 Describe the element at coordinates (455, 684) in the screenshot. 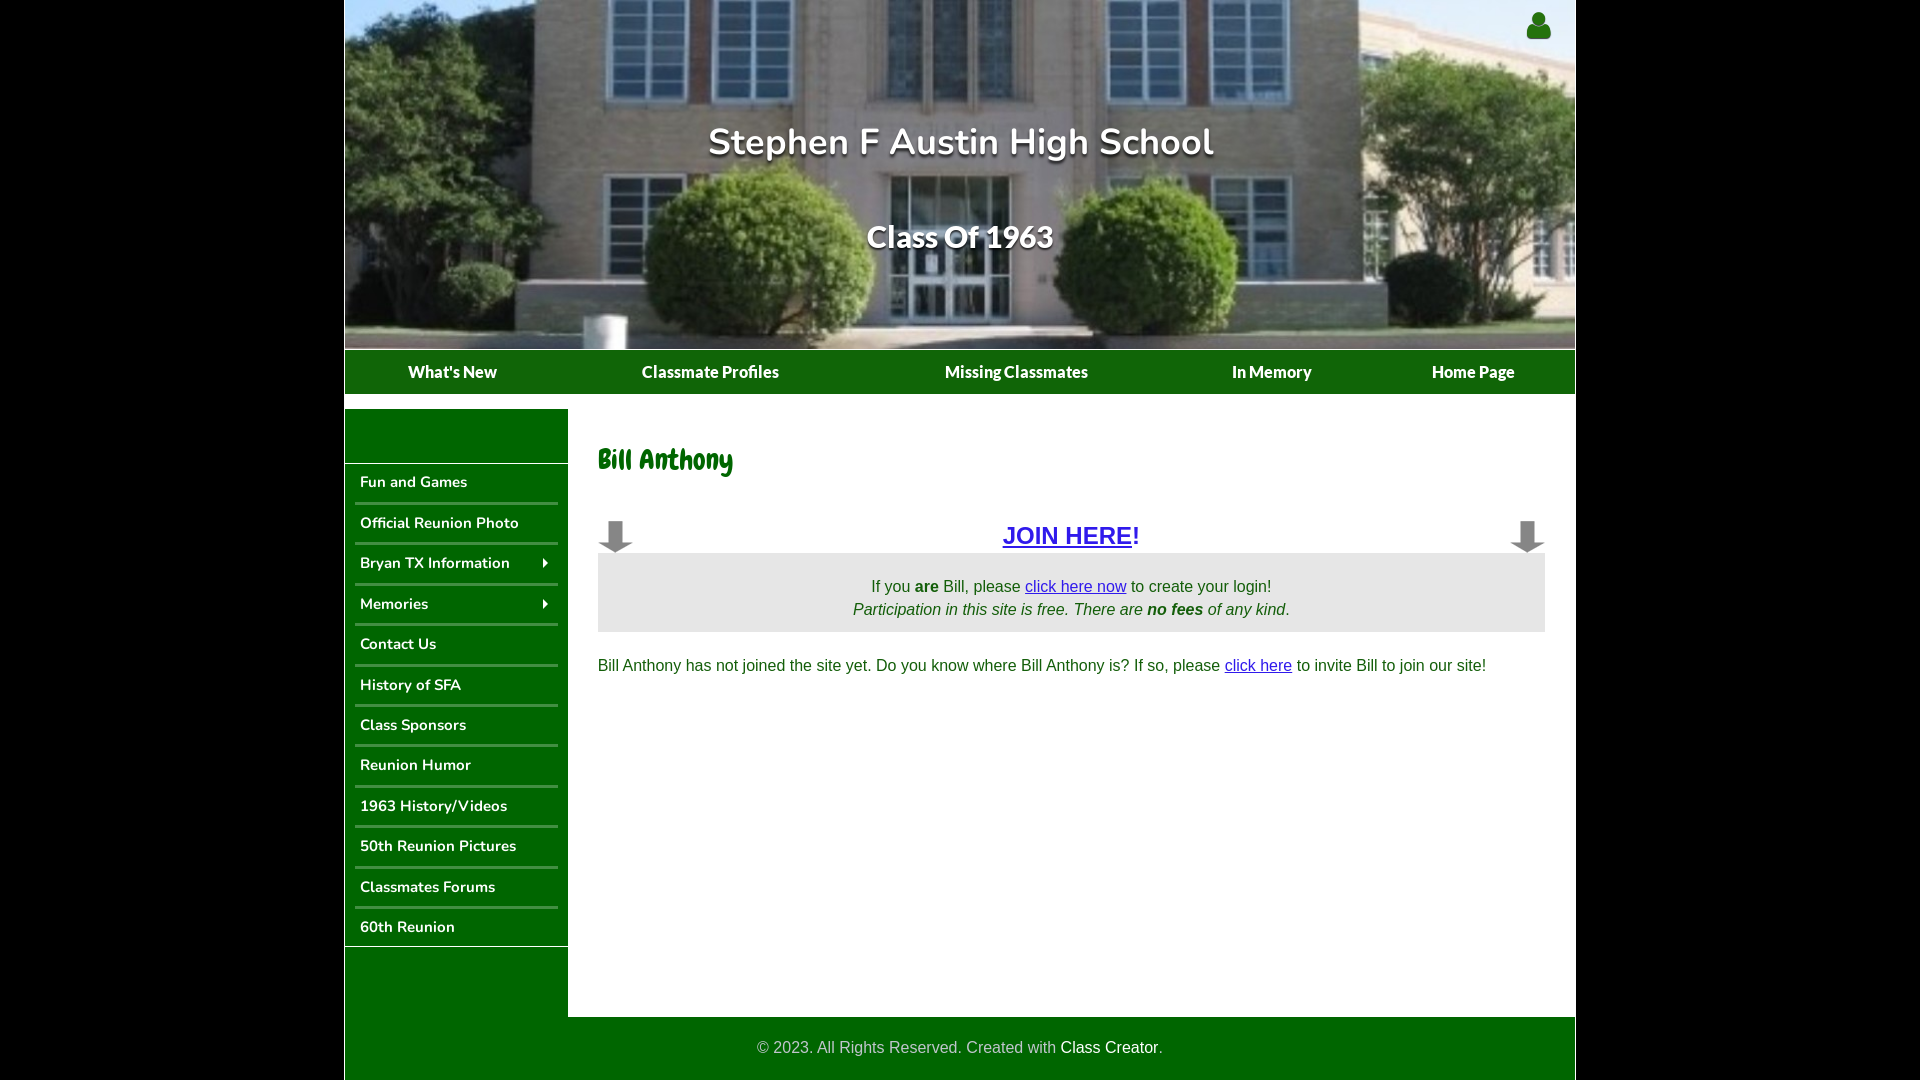

I see `'History of SFA'` at that location.